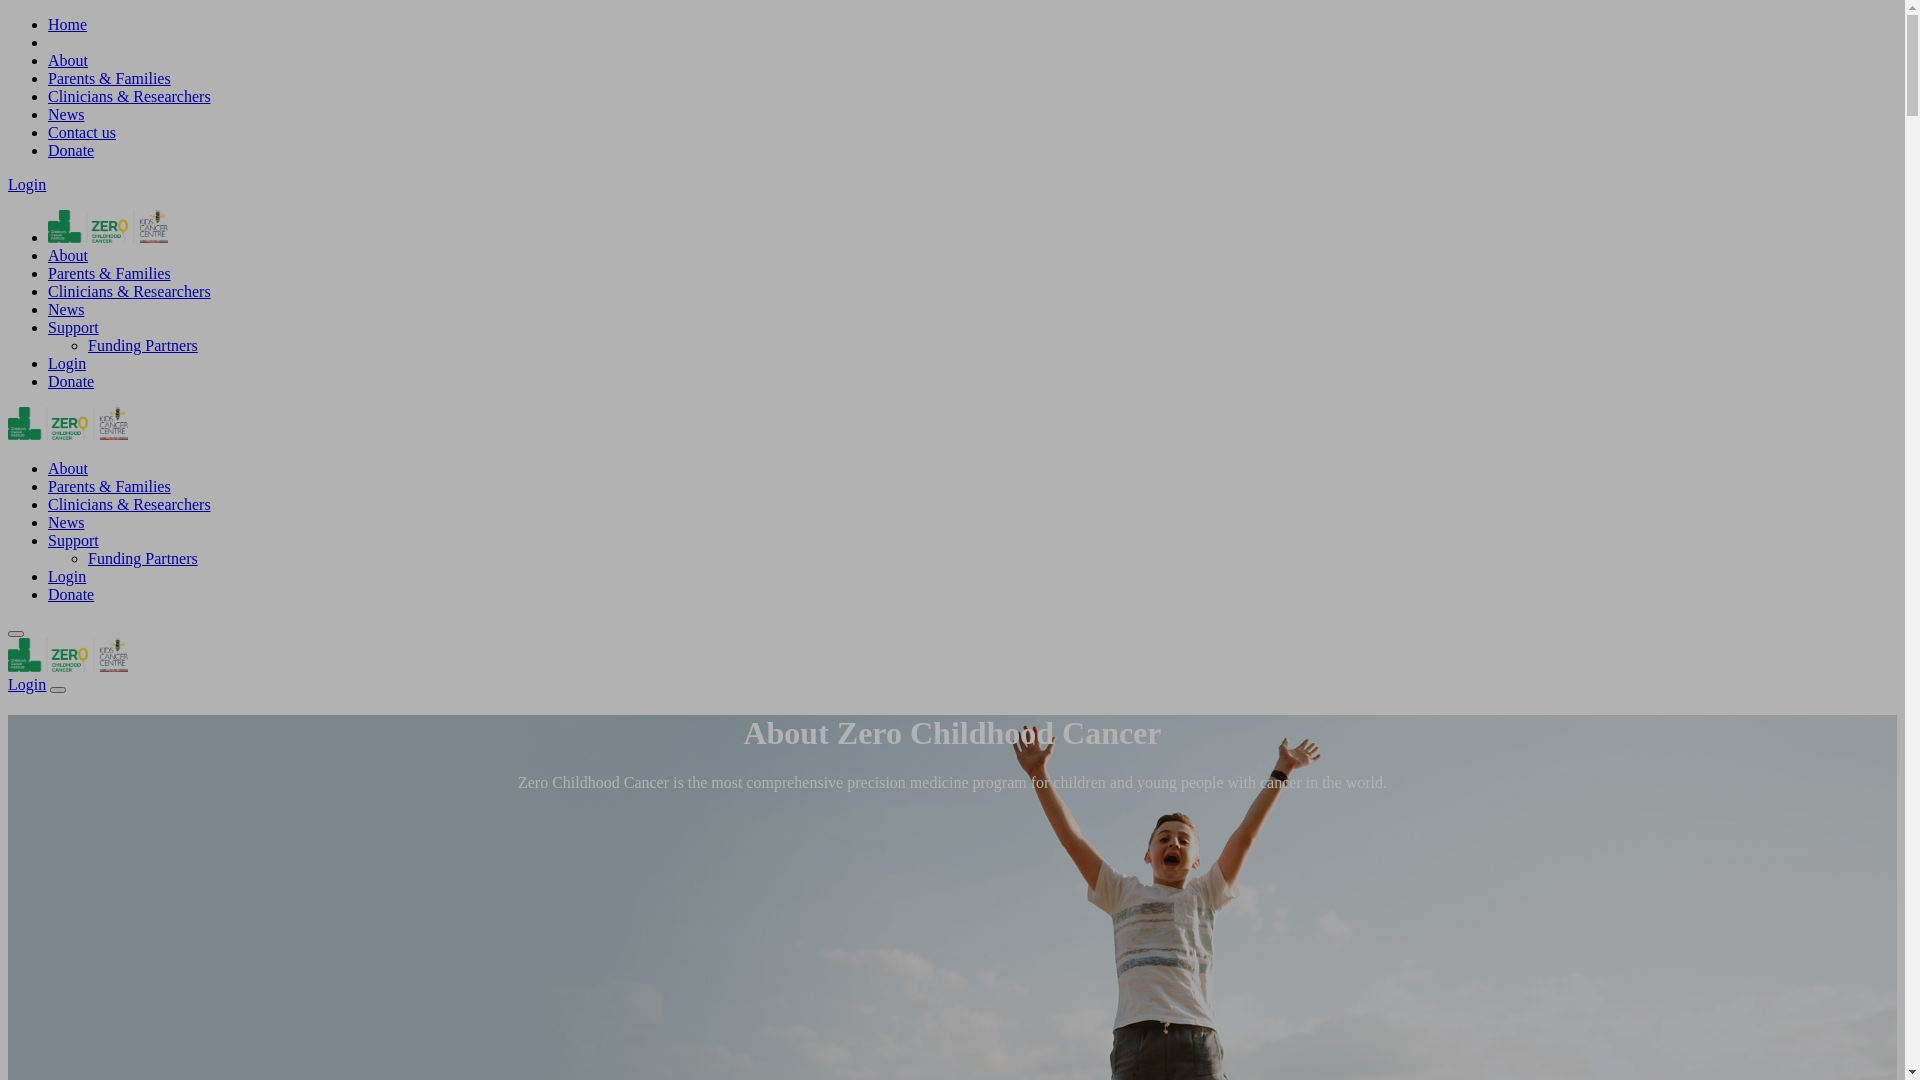 This screenshot has height=1080, width=1920. Describe the element at coordinates (80, 132) in the screenshot. I see `'Contact us'` at that location.